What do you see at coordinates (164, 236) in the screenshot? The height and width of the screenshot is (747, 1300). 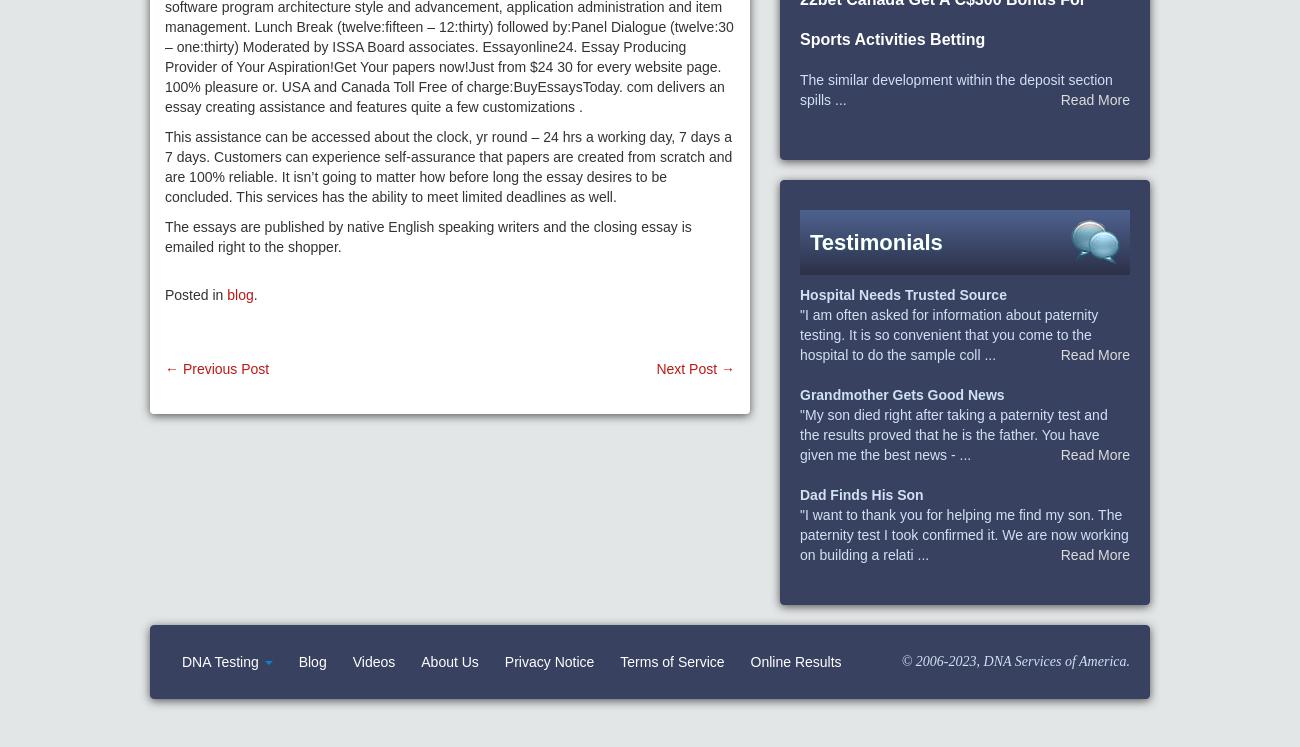 I see `'The essays are published by native English speaking writers and the closing essay is emailed right to the shopper.'` at bounding box center [164, 236].